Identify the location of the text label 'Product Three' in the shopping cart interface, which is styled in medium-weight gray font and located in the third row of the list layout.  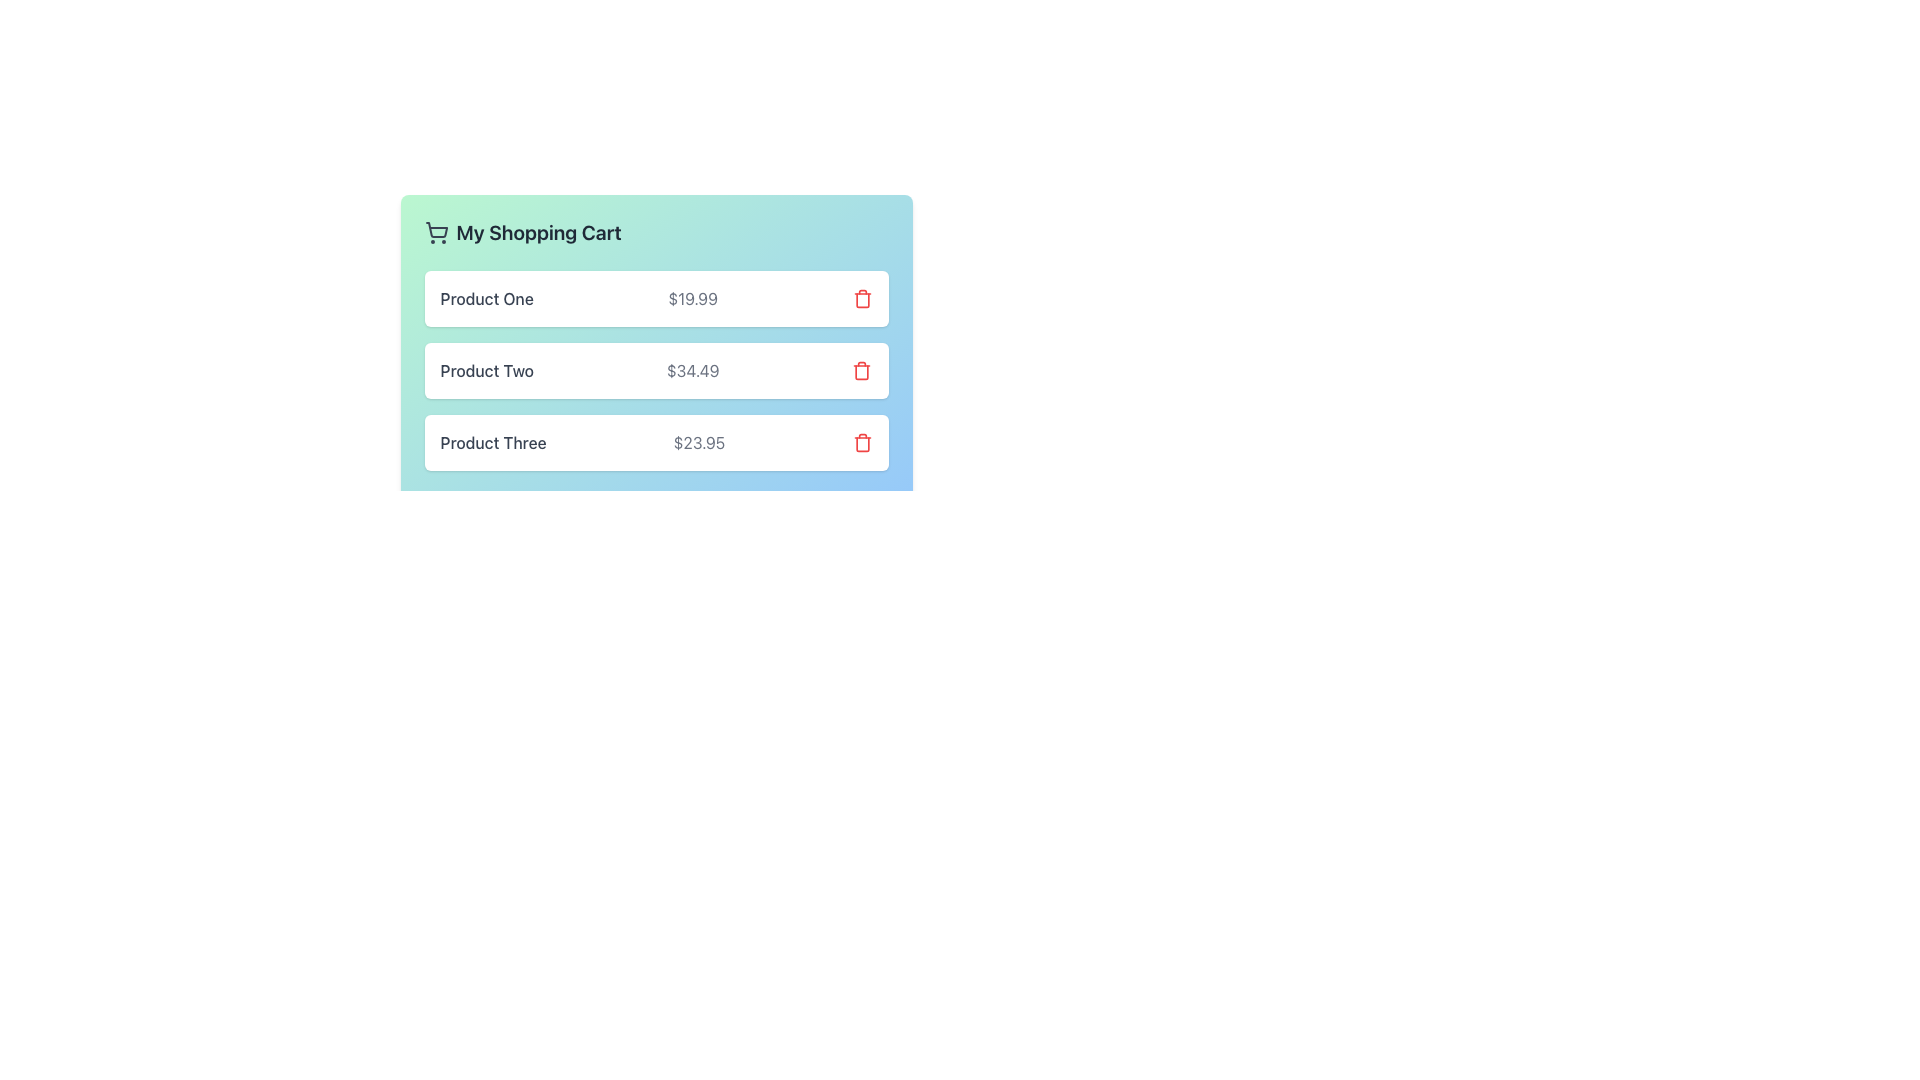
(493, 442).